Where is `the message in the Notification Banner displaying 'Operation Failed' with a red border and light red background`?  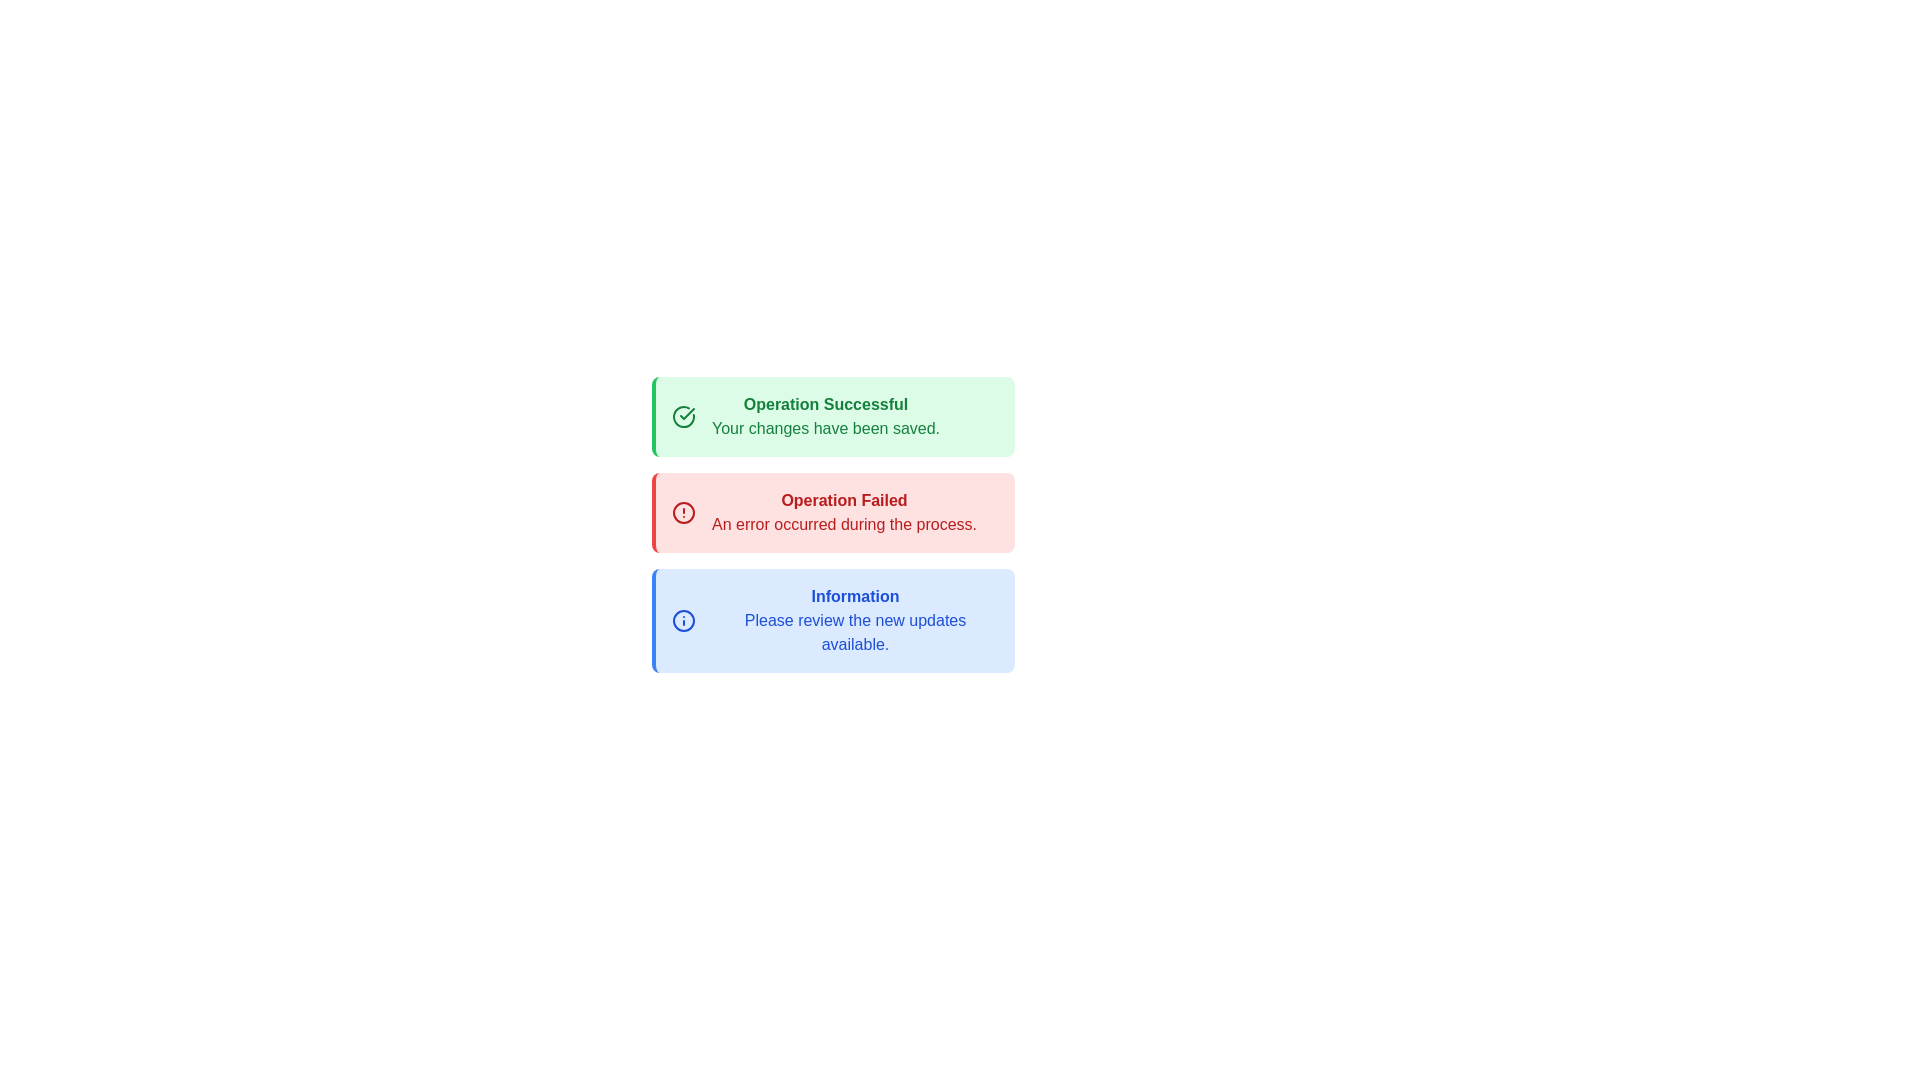 the message in the Notification Banner displaying 'Operation Failed' with a red border and light red background is located at coordinates (833, 512).